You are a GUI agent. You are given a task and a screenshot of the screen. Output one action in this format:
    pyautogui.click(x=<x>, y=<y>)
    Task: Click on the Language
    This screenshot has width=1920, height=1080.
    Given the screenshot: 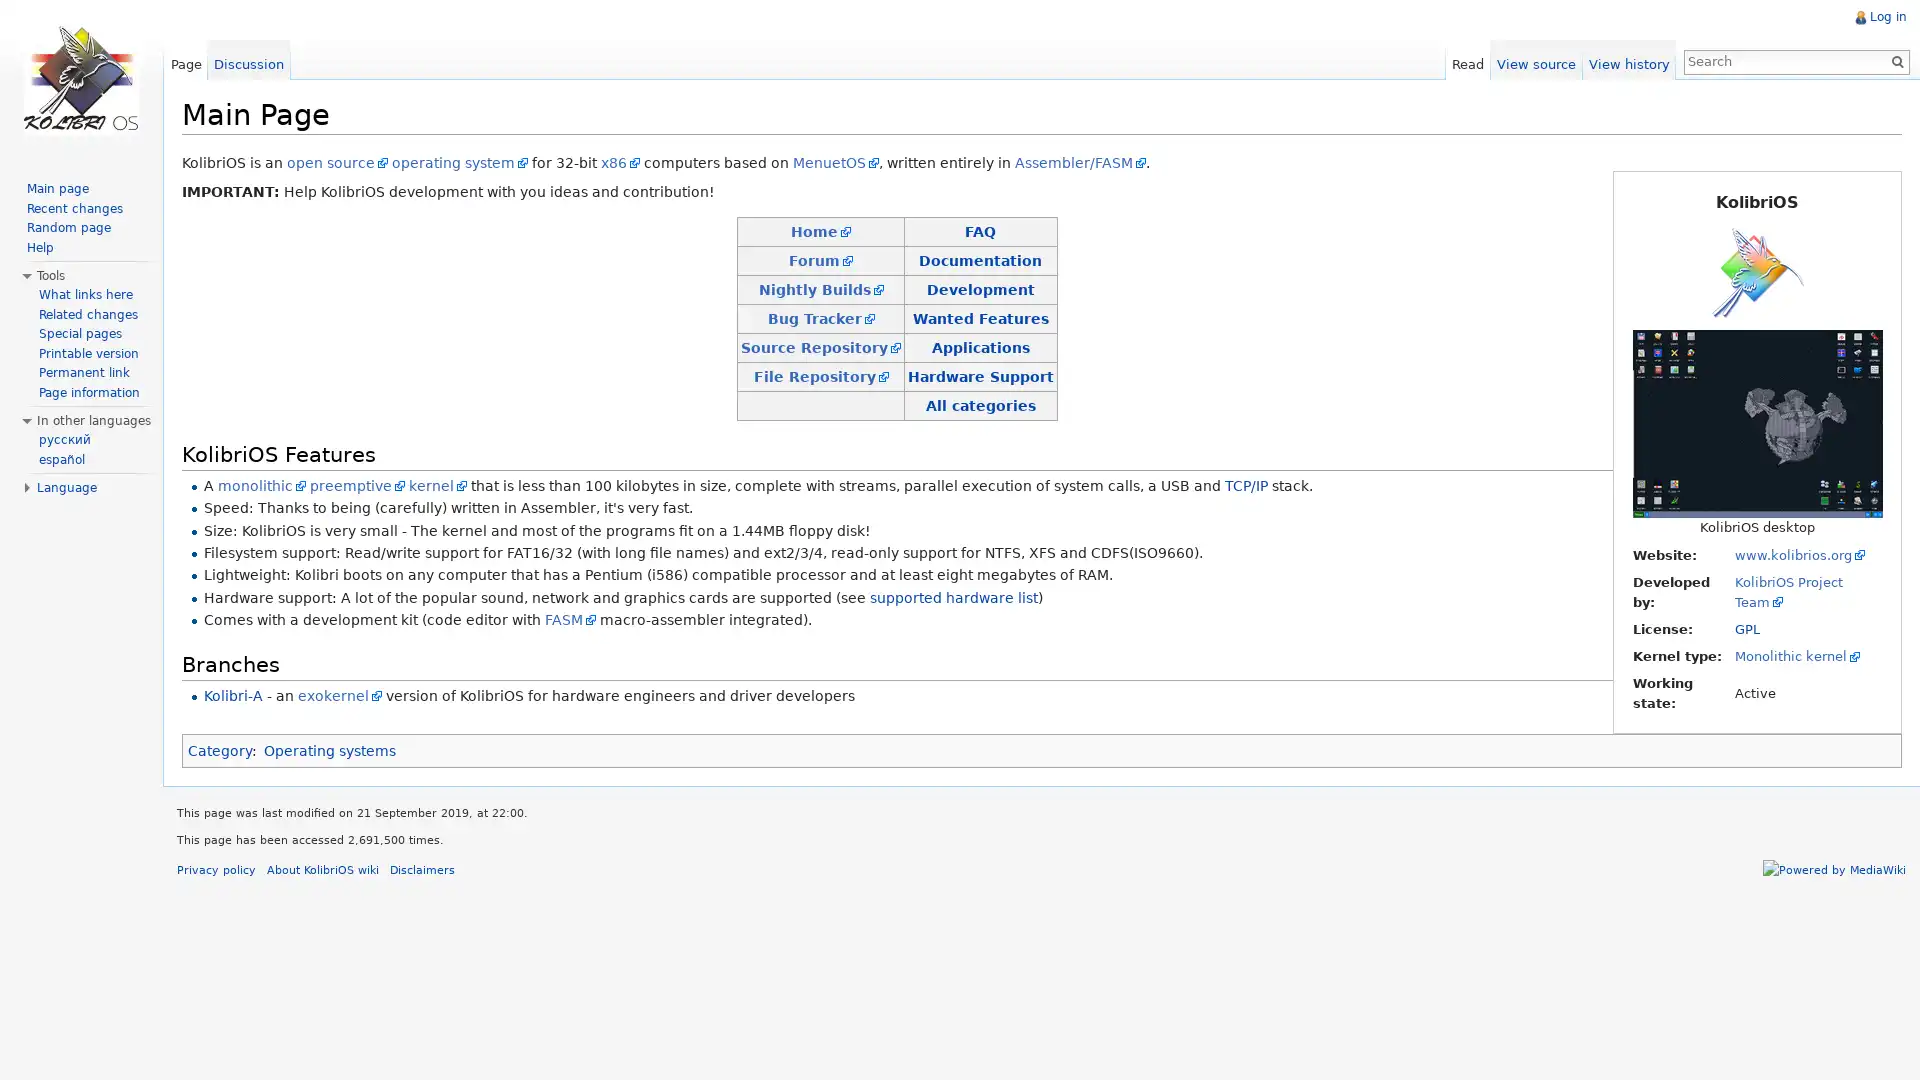 What is the action you would take?
    pyautogui.click(x=67, y=488)
    